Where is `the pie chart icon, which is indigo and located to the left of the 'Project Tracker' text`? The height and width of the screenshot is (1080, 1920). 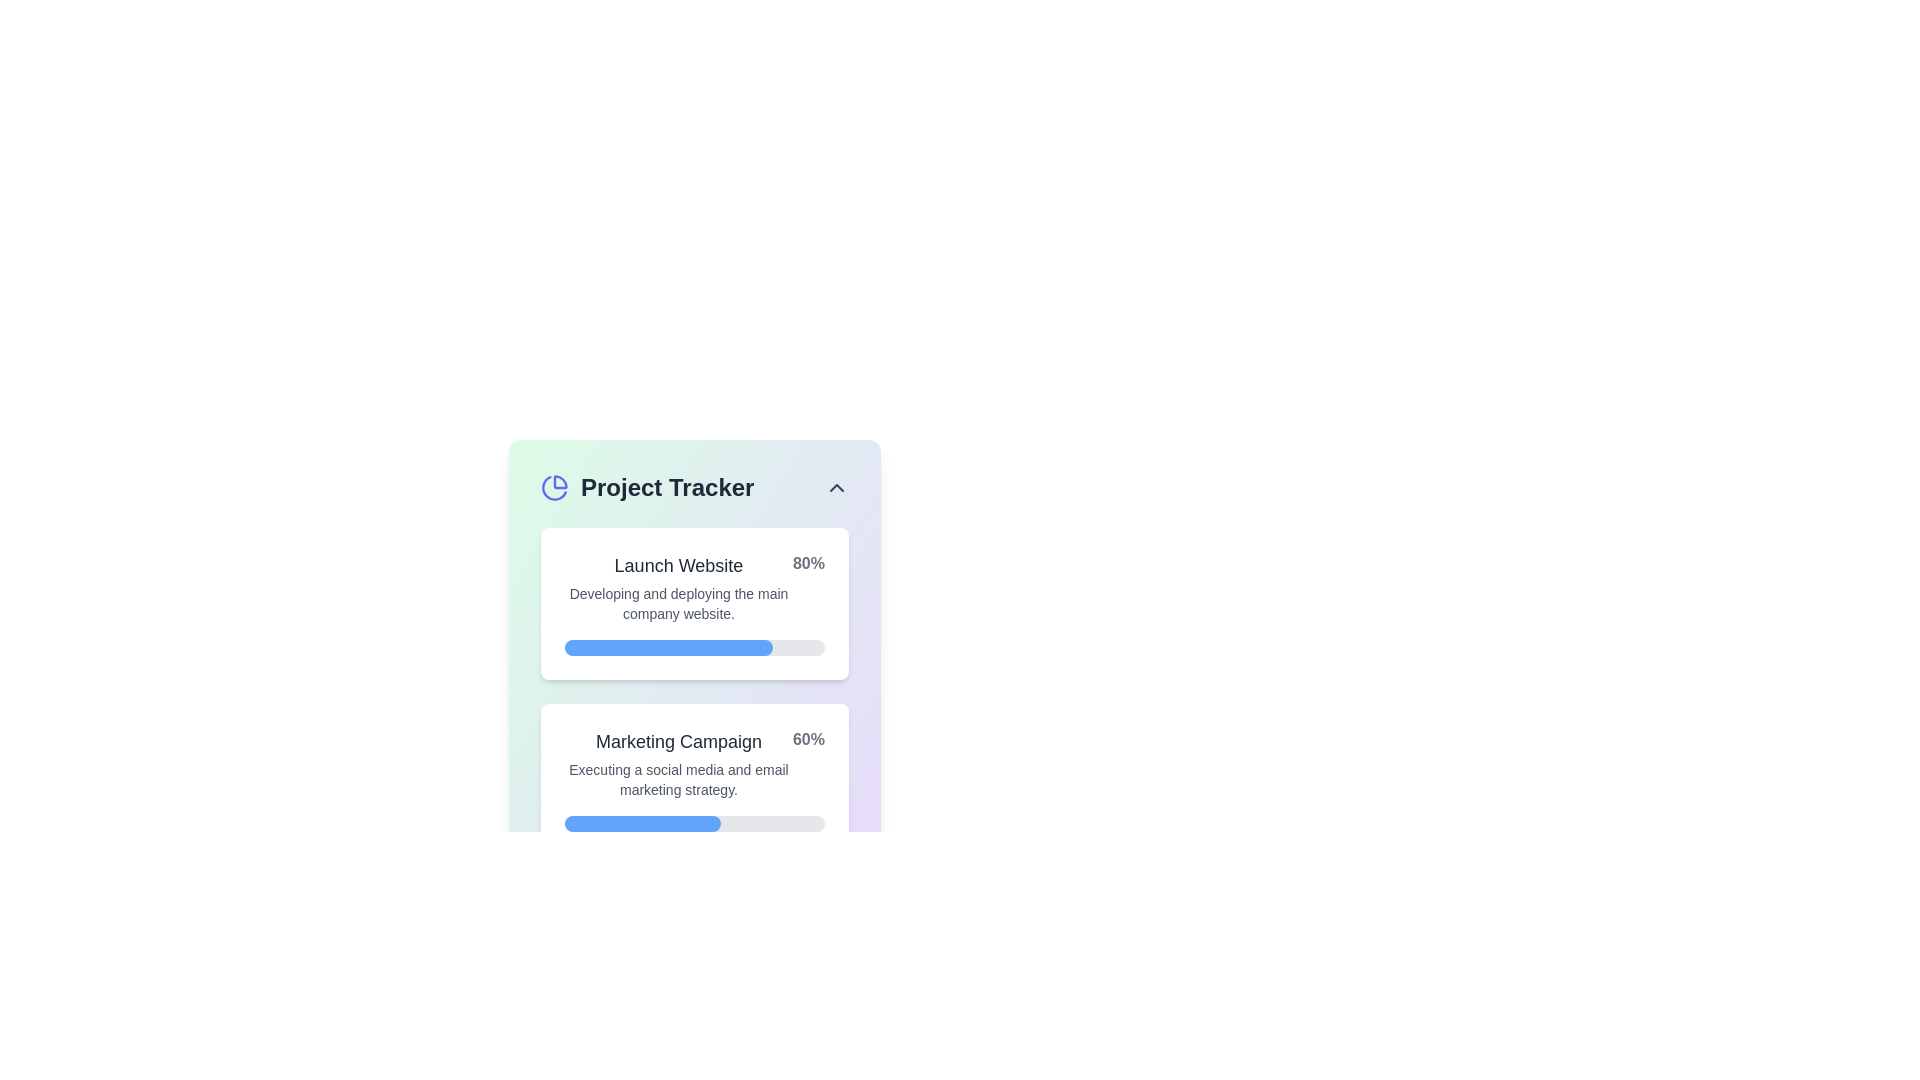 the pie chart icon, which is indigo and located to the left of the 'Project Tracker' text is located at coordinates (555, 488).